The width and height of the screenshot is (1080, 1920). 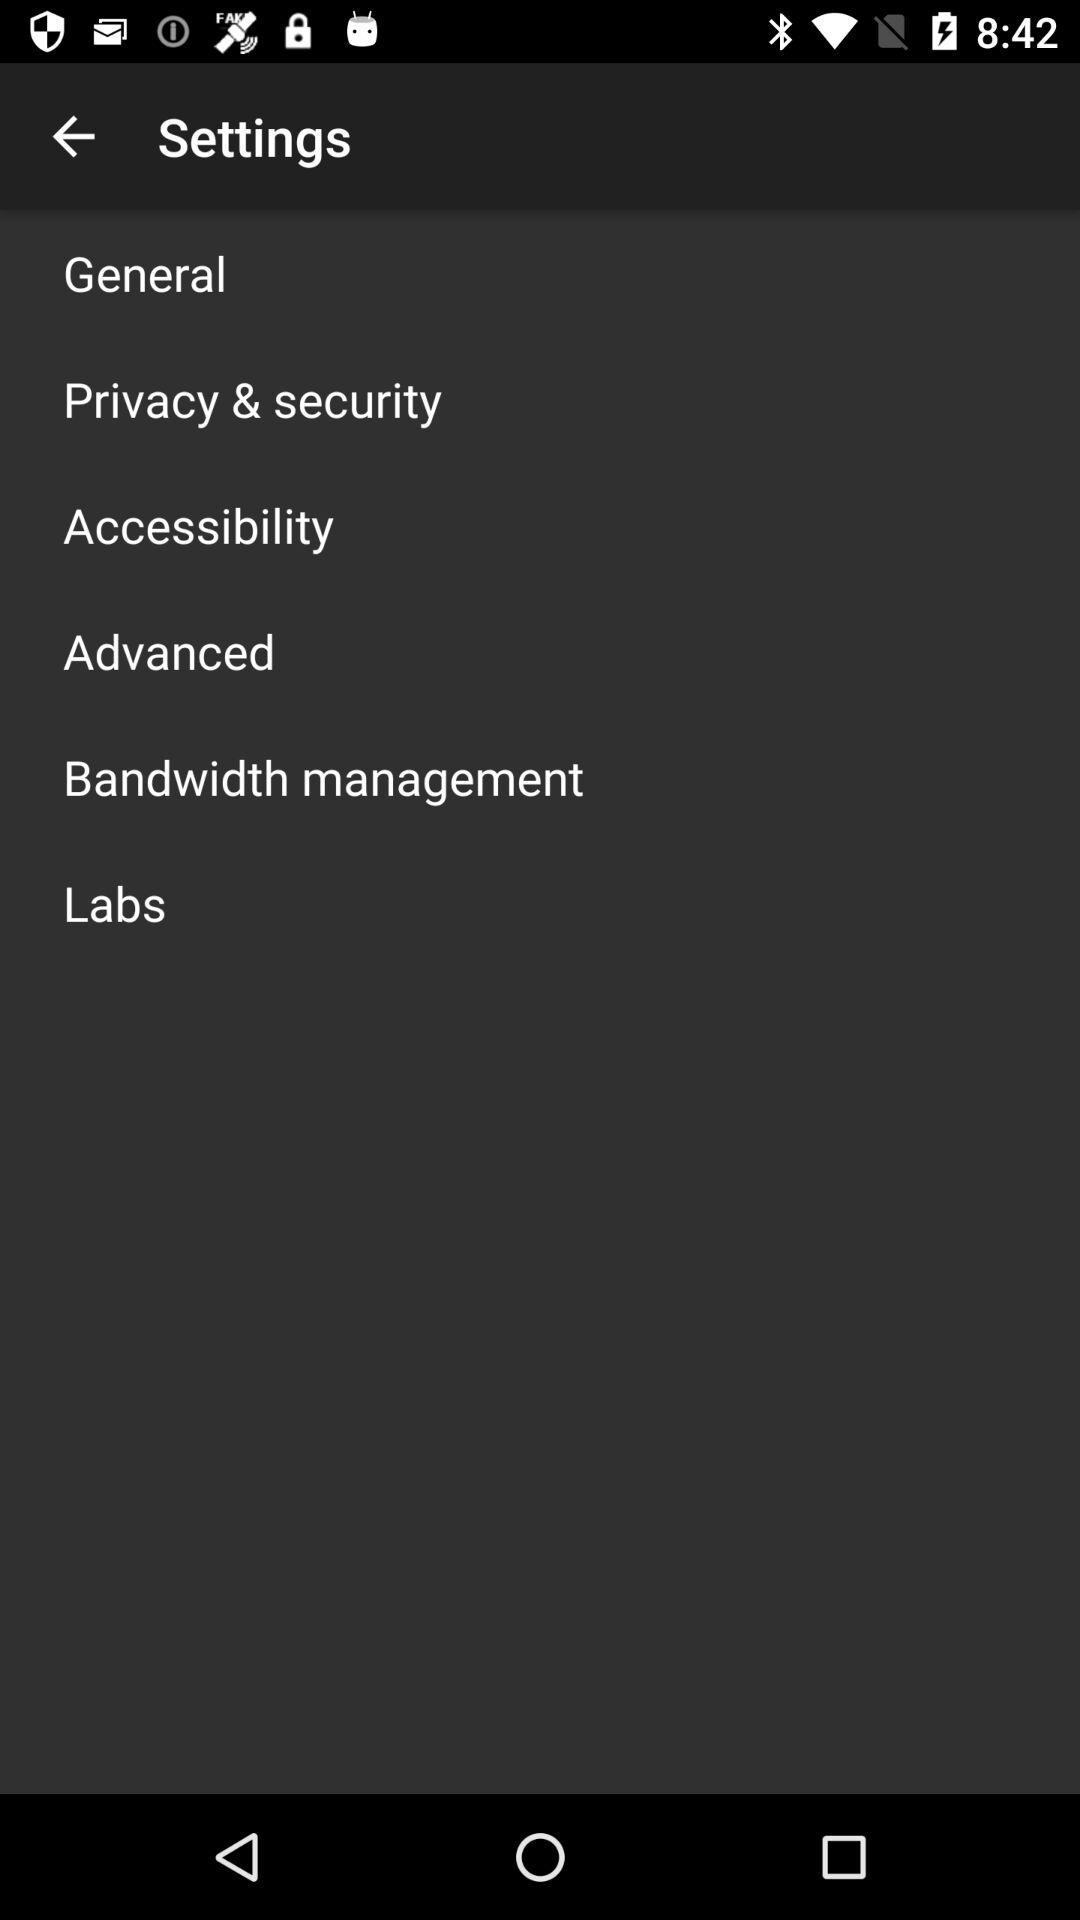 I want to click on bandwidth management app, so click(x=322, y=776).